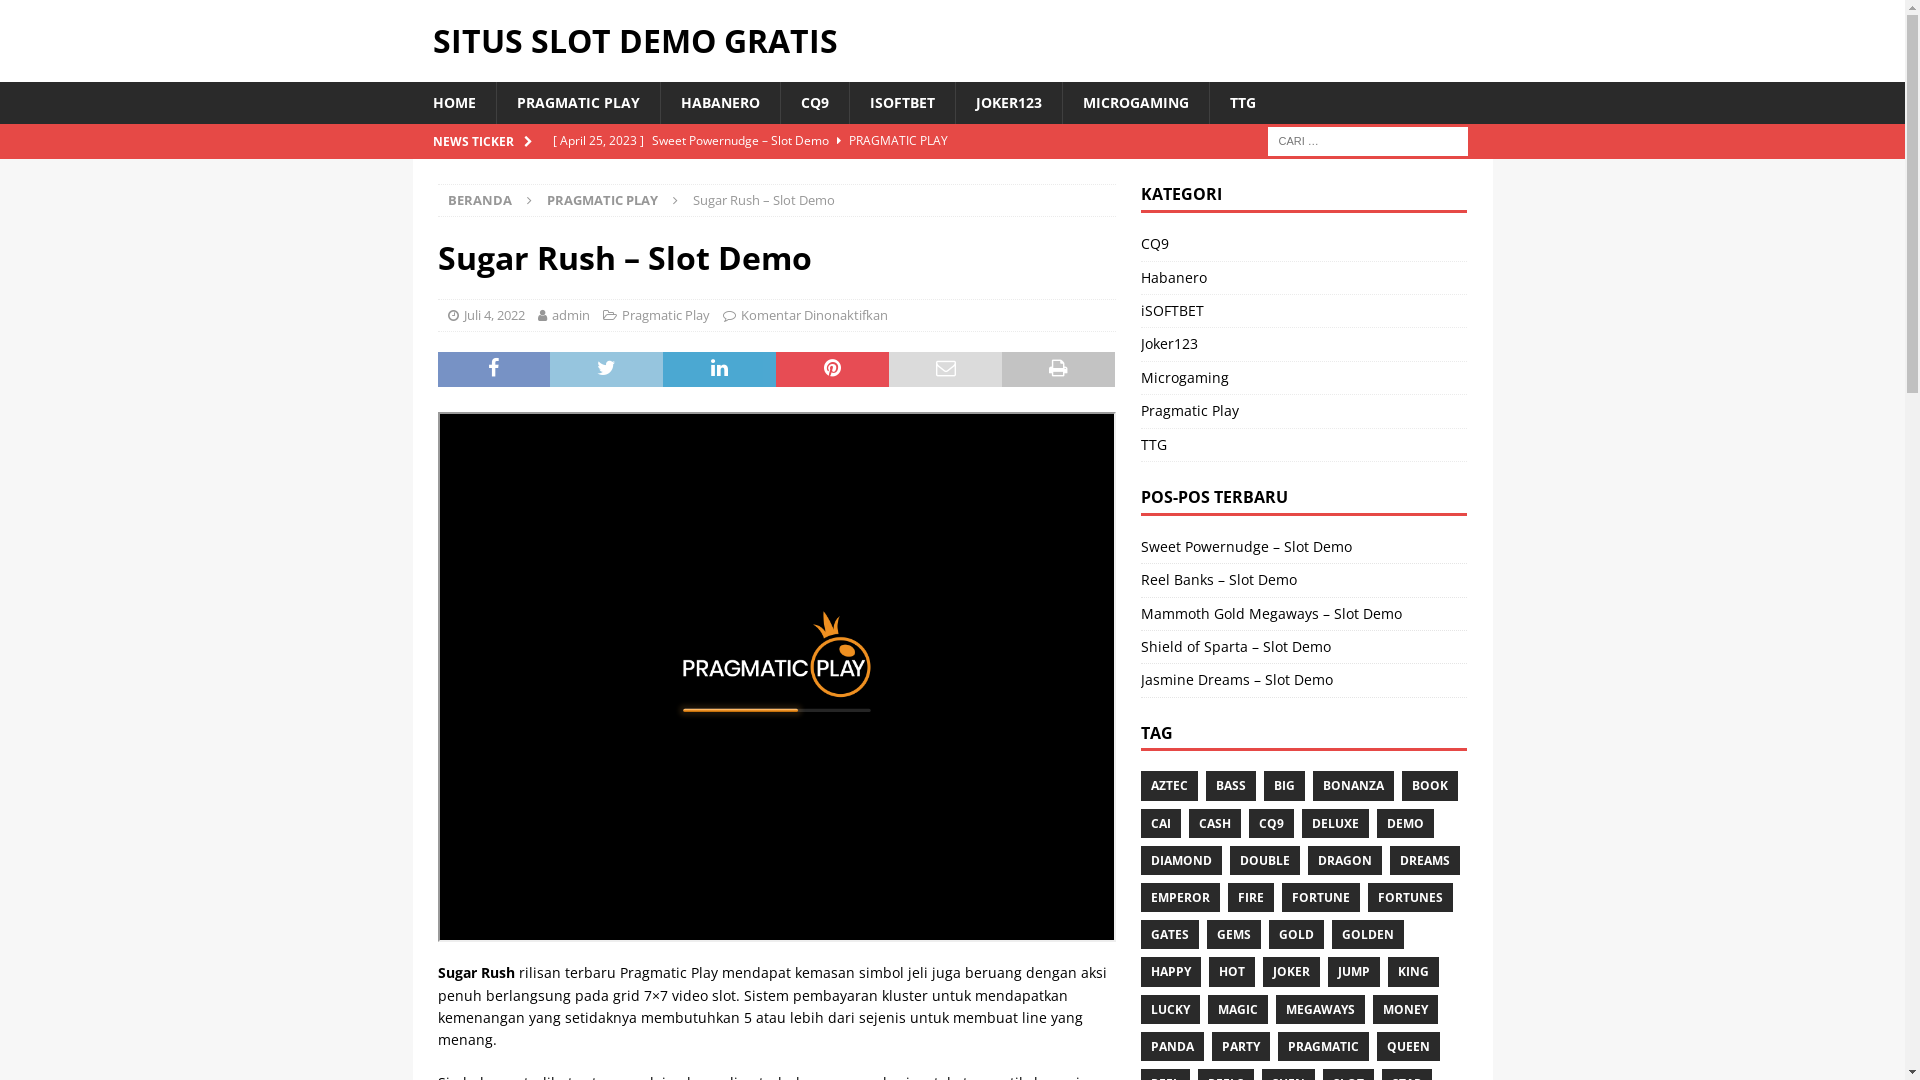 The width and height of the screenshot is (1920, 1080). What do you see at coordinates (1172, 1045) in the screenshot?
I see `'PANDA'` at bounding box center [1172, 1045].